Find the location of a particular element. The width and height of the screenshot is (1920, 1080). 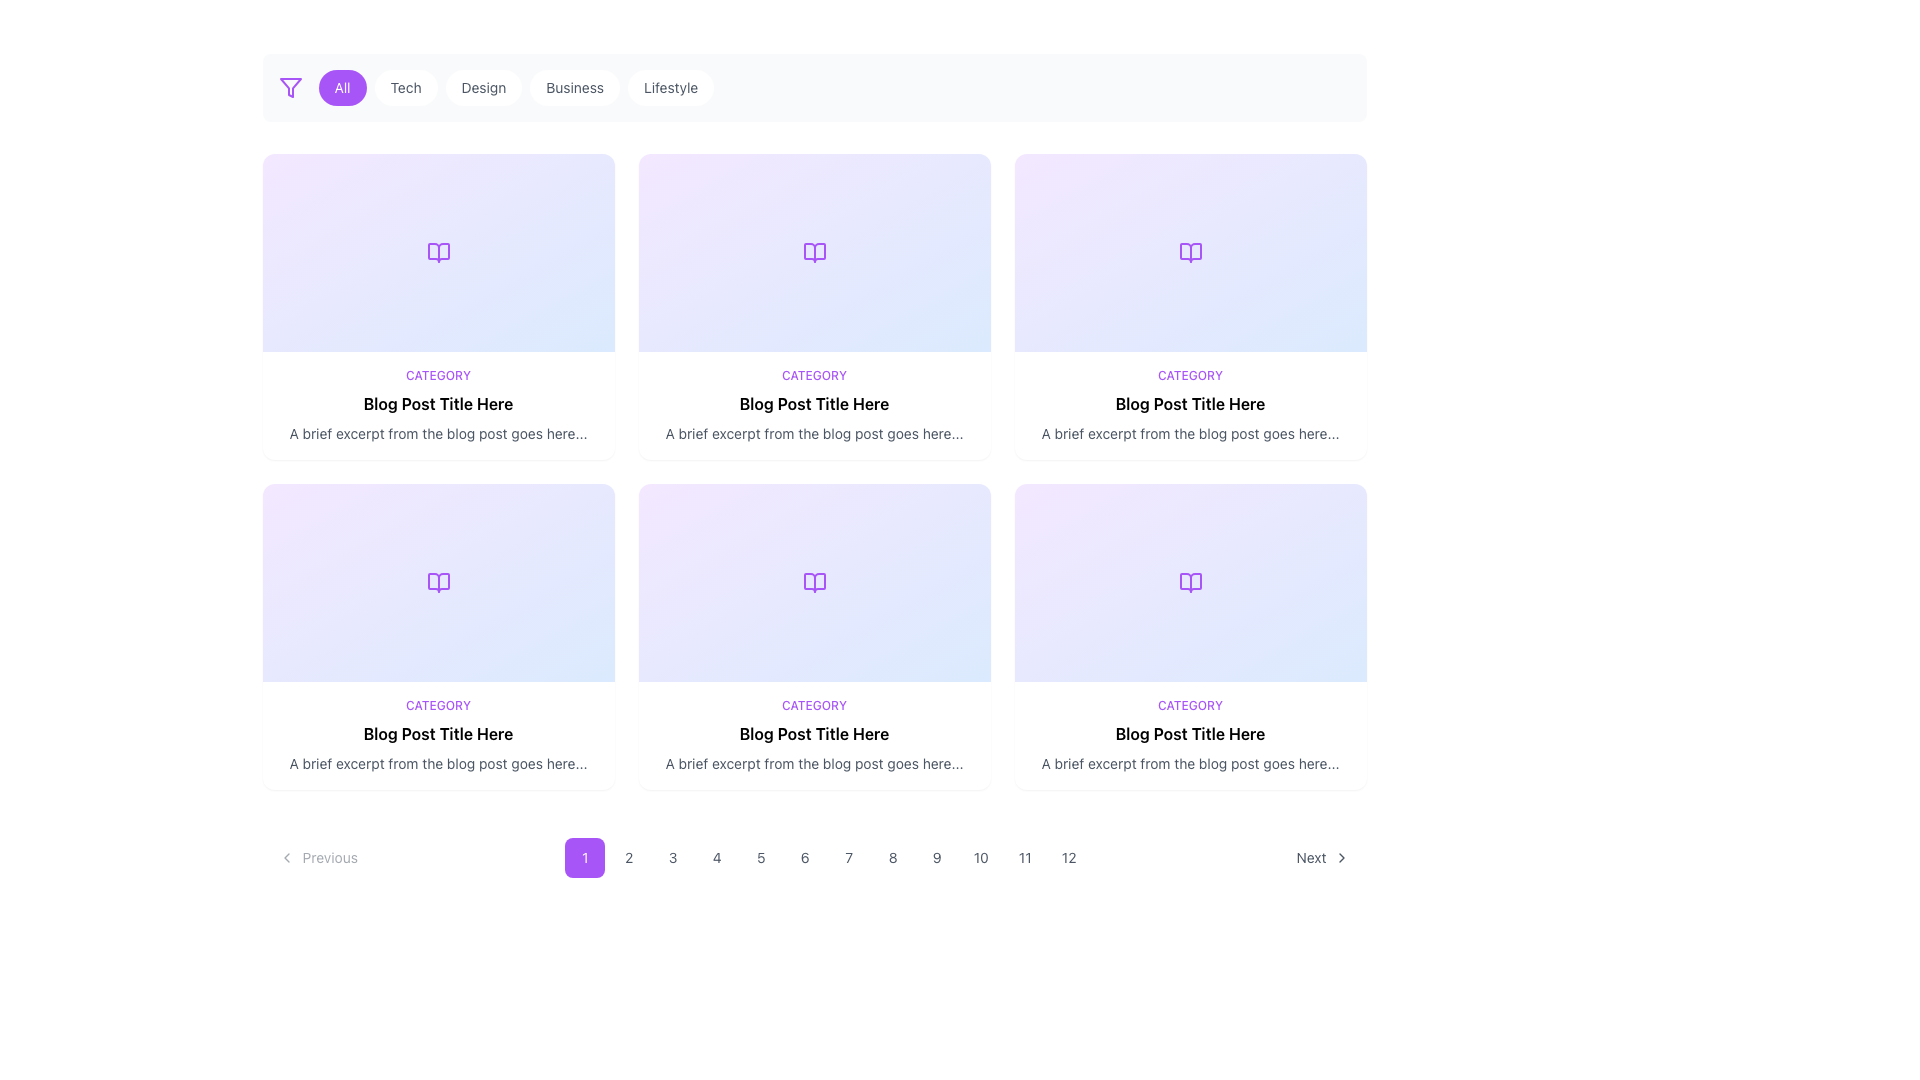

the content block section of the fourth blog card located in the first row and third column, specifically in the lower portion beneath the large gradient background is located at coordinates (1190, 405).